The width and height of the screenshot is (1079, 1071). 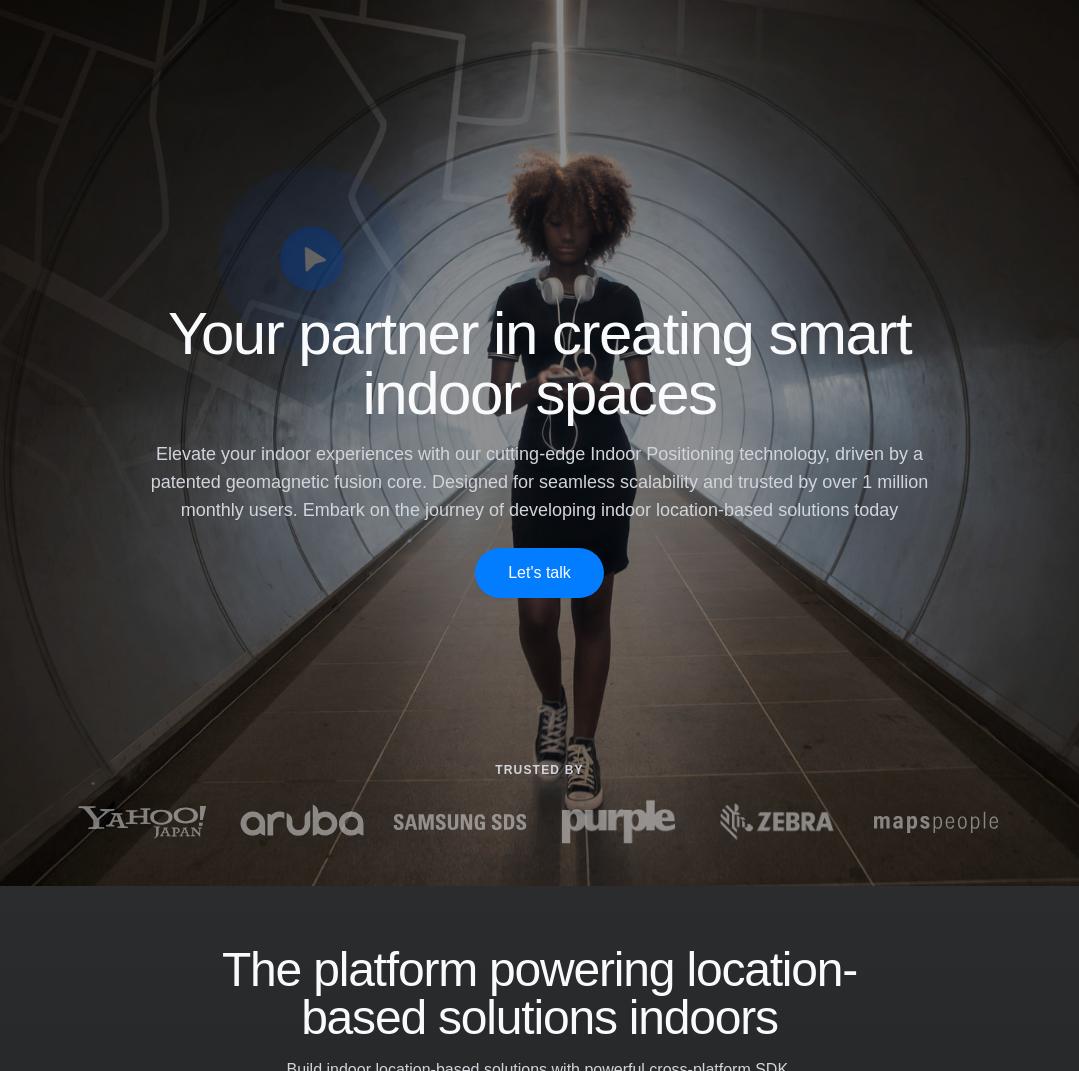 What do you see at coordinates (446, 44) in the screenshot?
I see `'Pricing'` at bounding box center [446, 44].